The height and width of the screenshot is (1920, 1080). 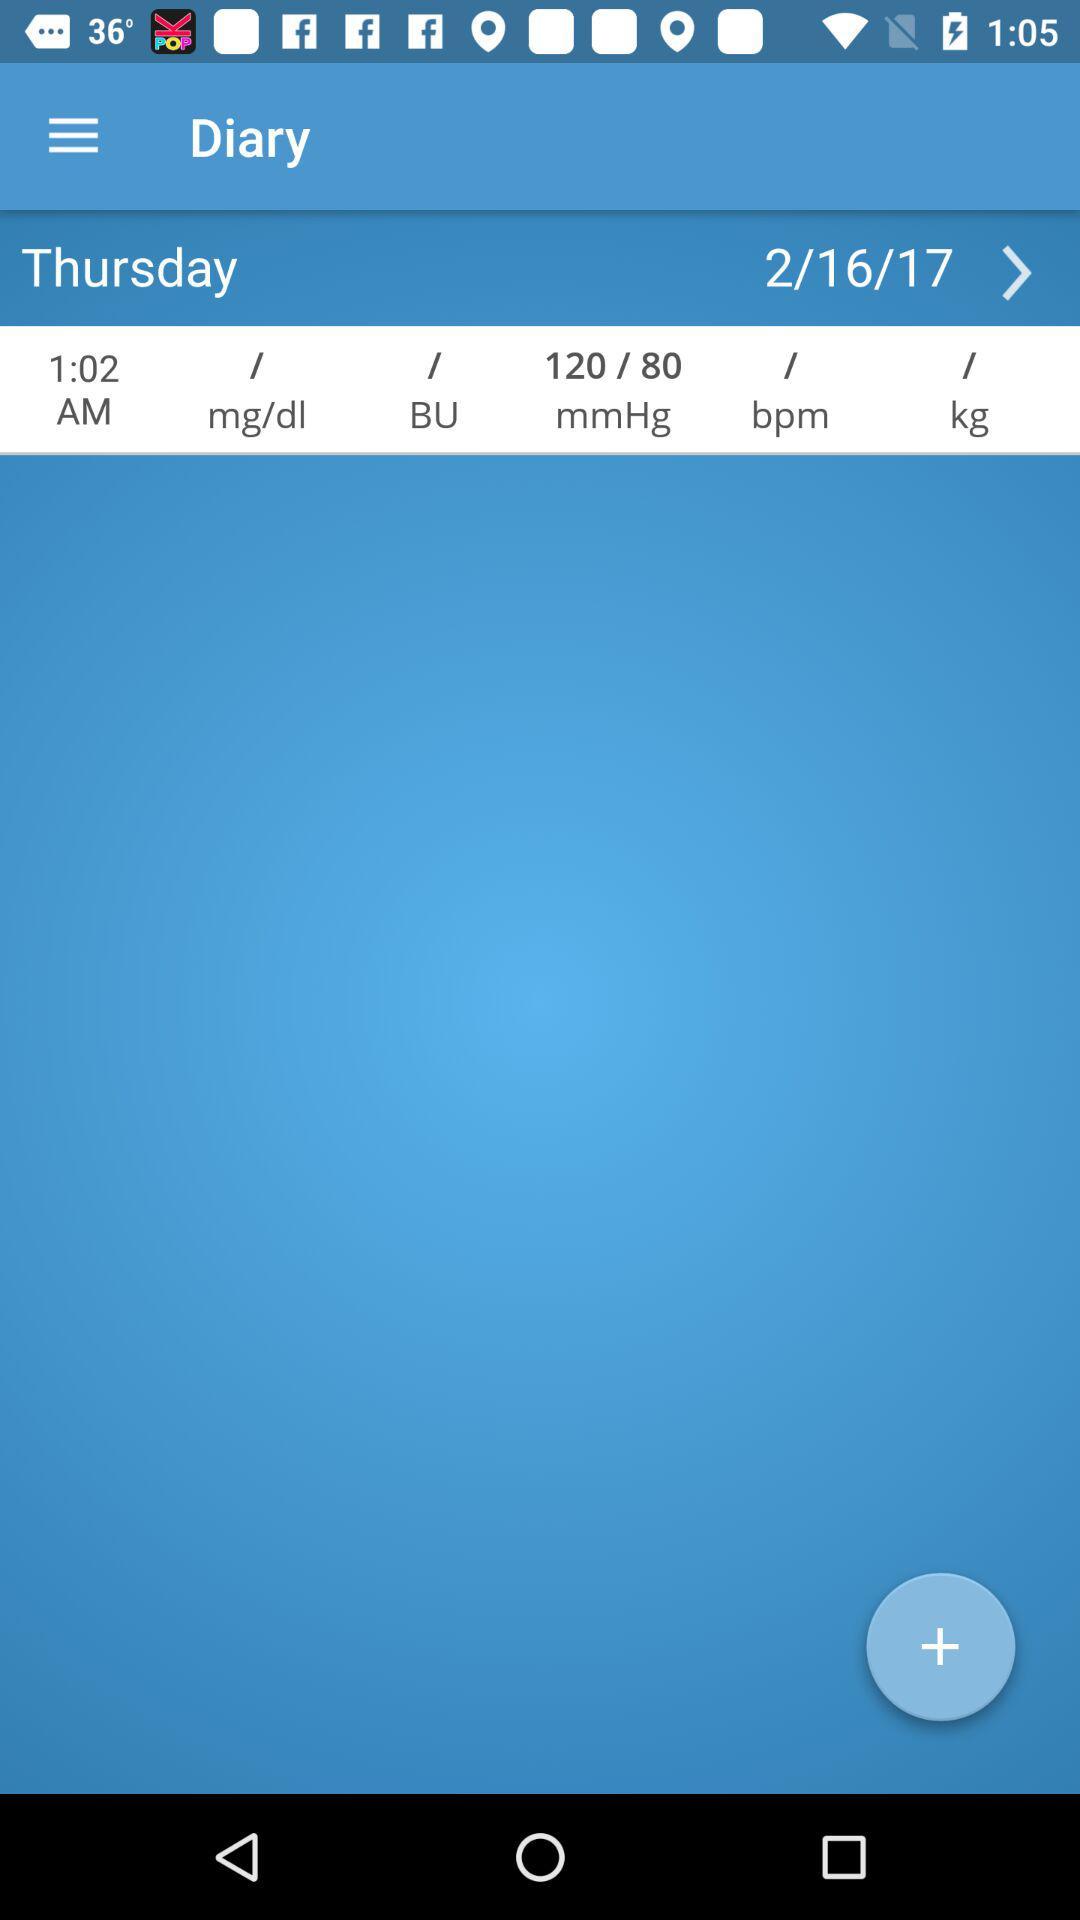 I want to click on icon below the / item, so click(x=789, y=412).